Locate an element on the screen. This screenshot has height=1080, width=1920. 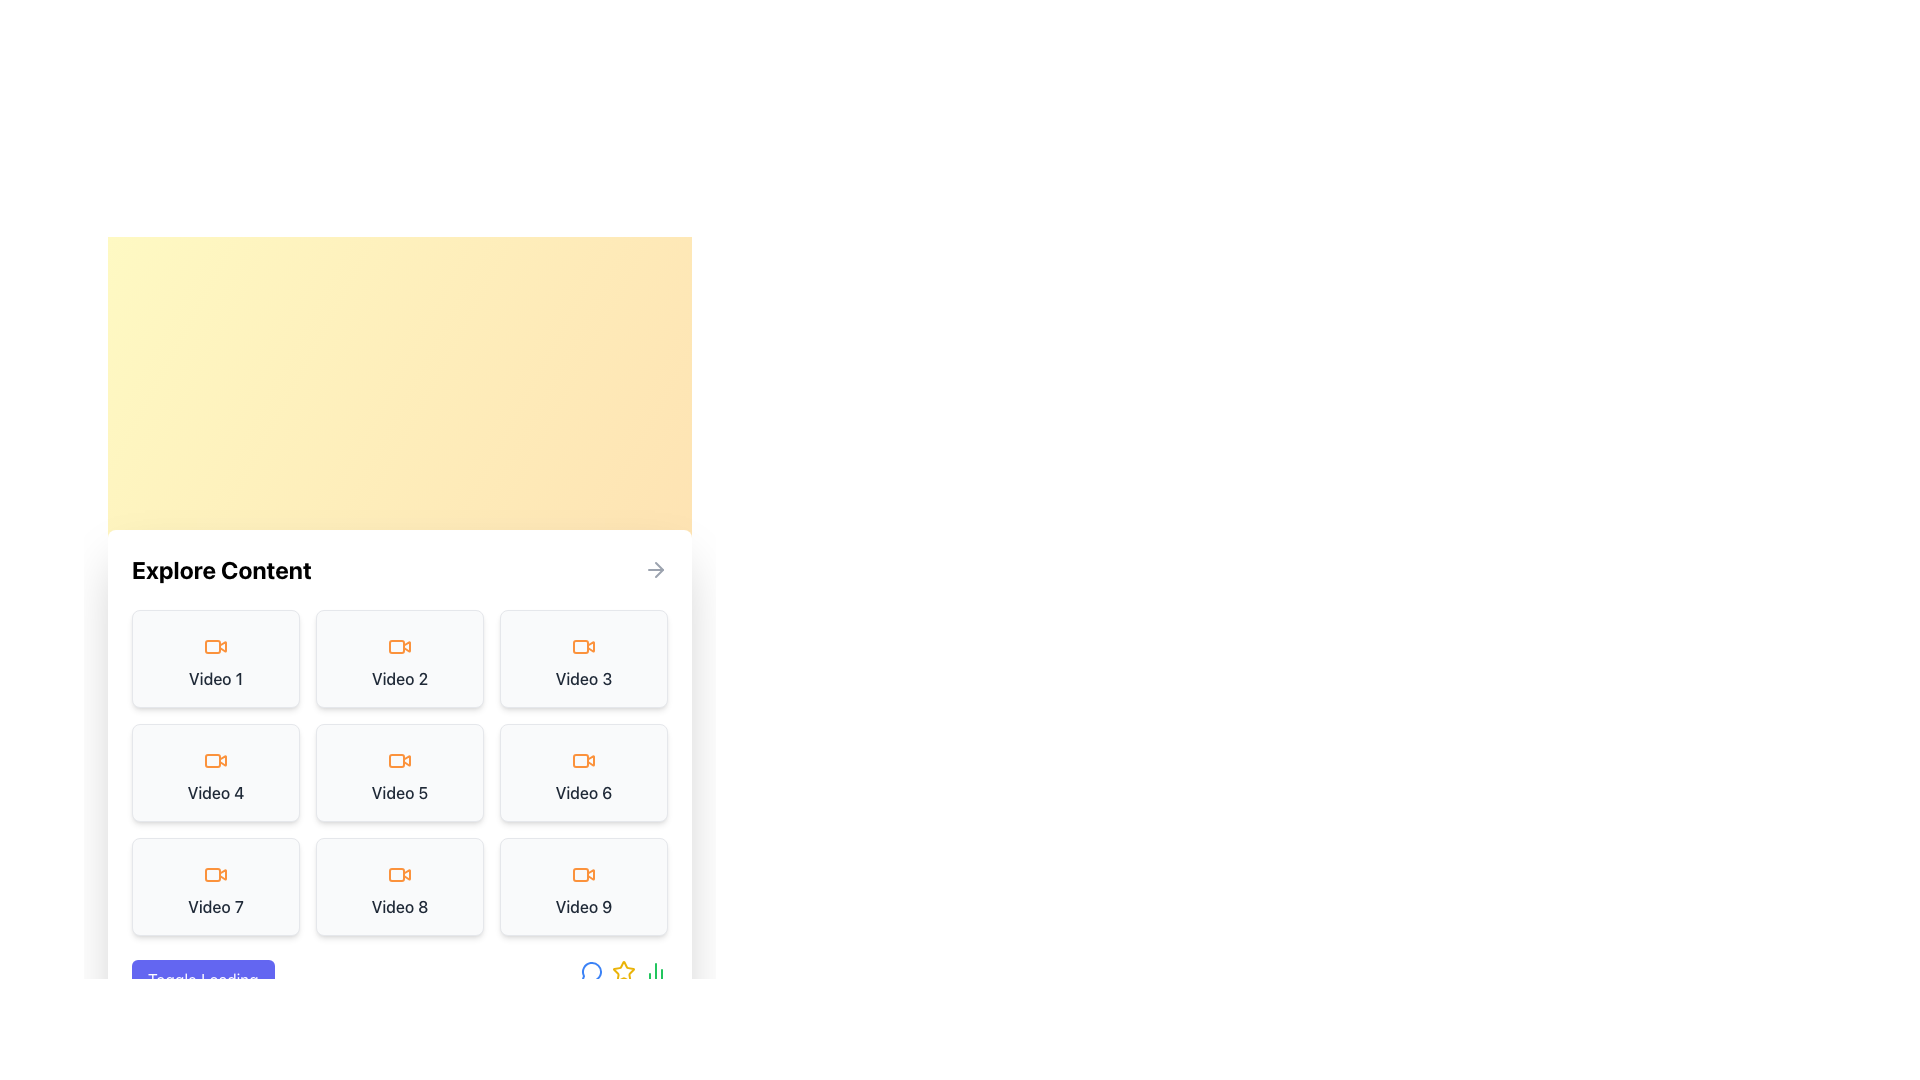
the video icon representing 'Video 1' located in the first card of the 'Explore Content' section is located at coordinates (216, 647).